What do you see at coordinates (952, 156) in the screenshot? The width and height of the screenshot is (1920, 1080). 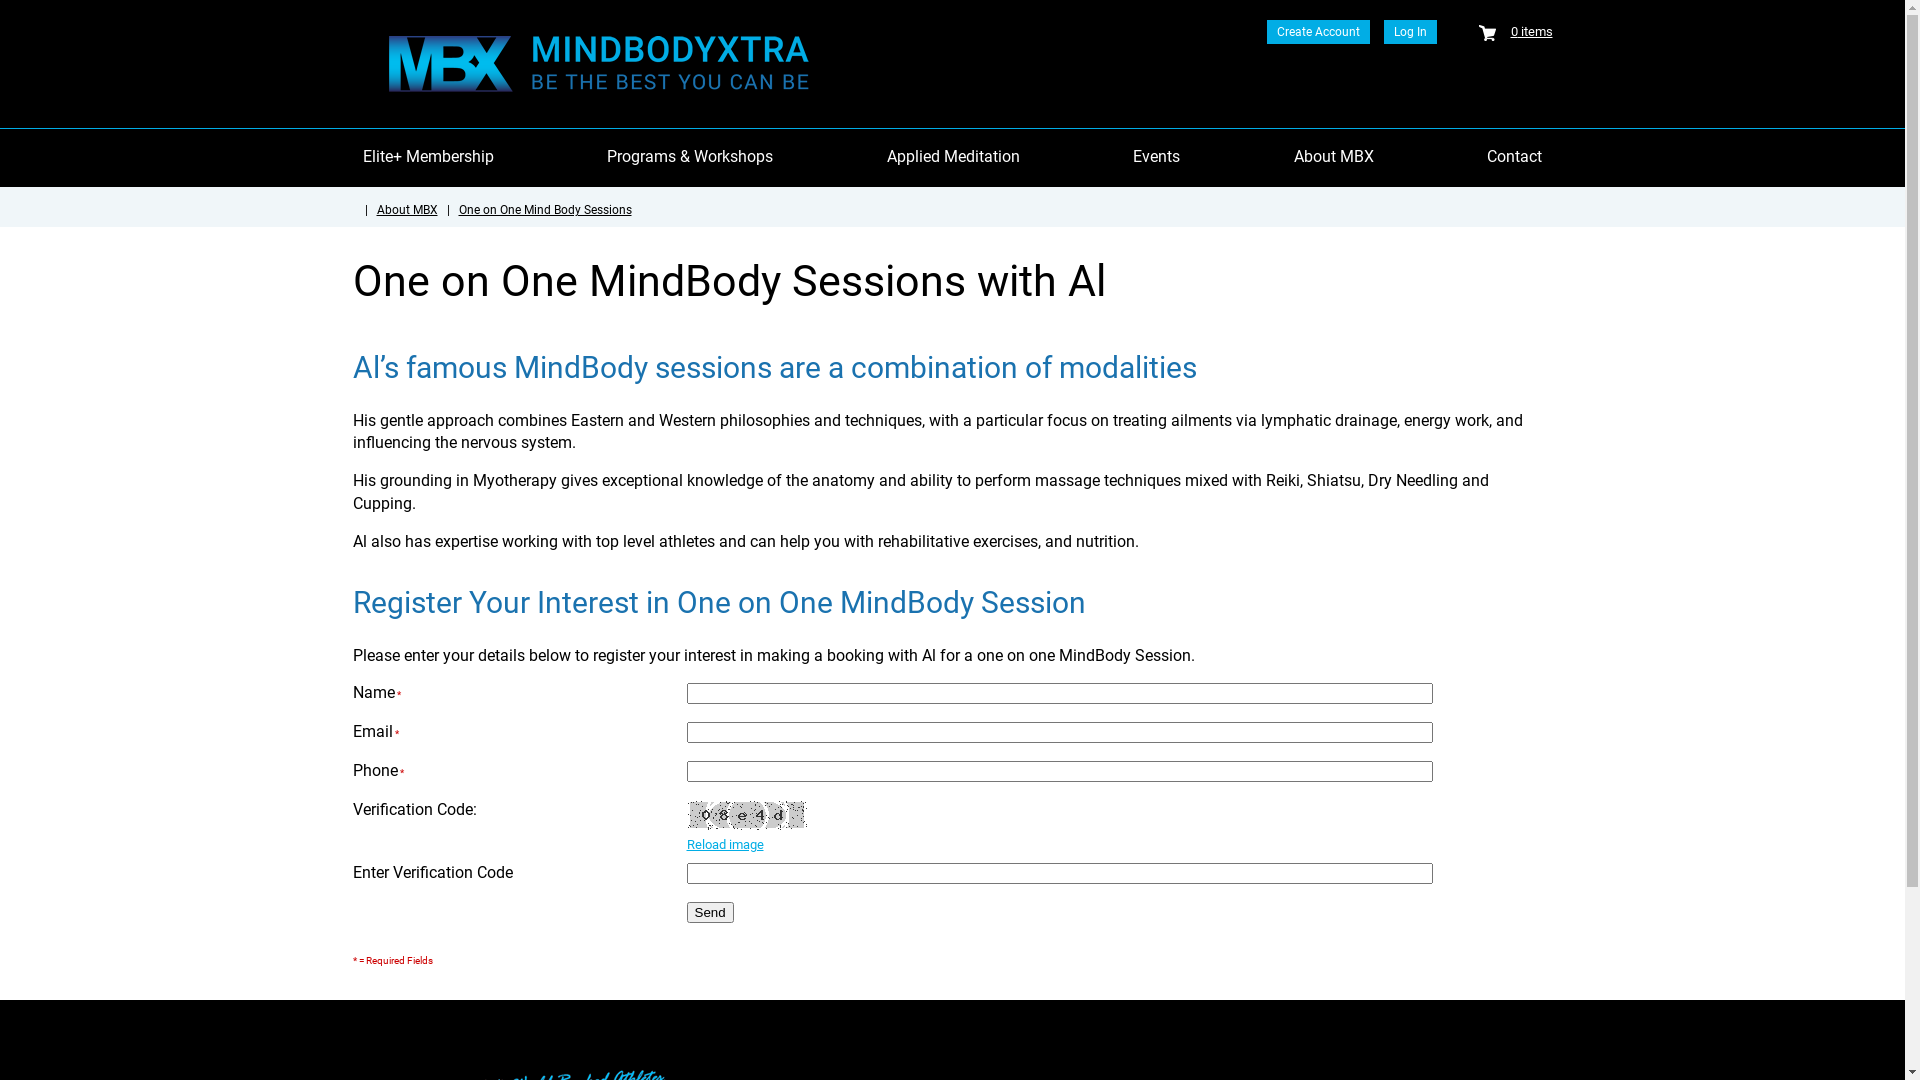 I see `'Applied Meditation'` at bounding box center [952, 156].